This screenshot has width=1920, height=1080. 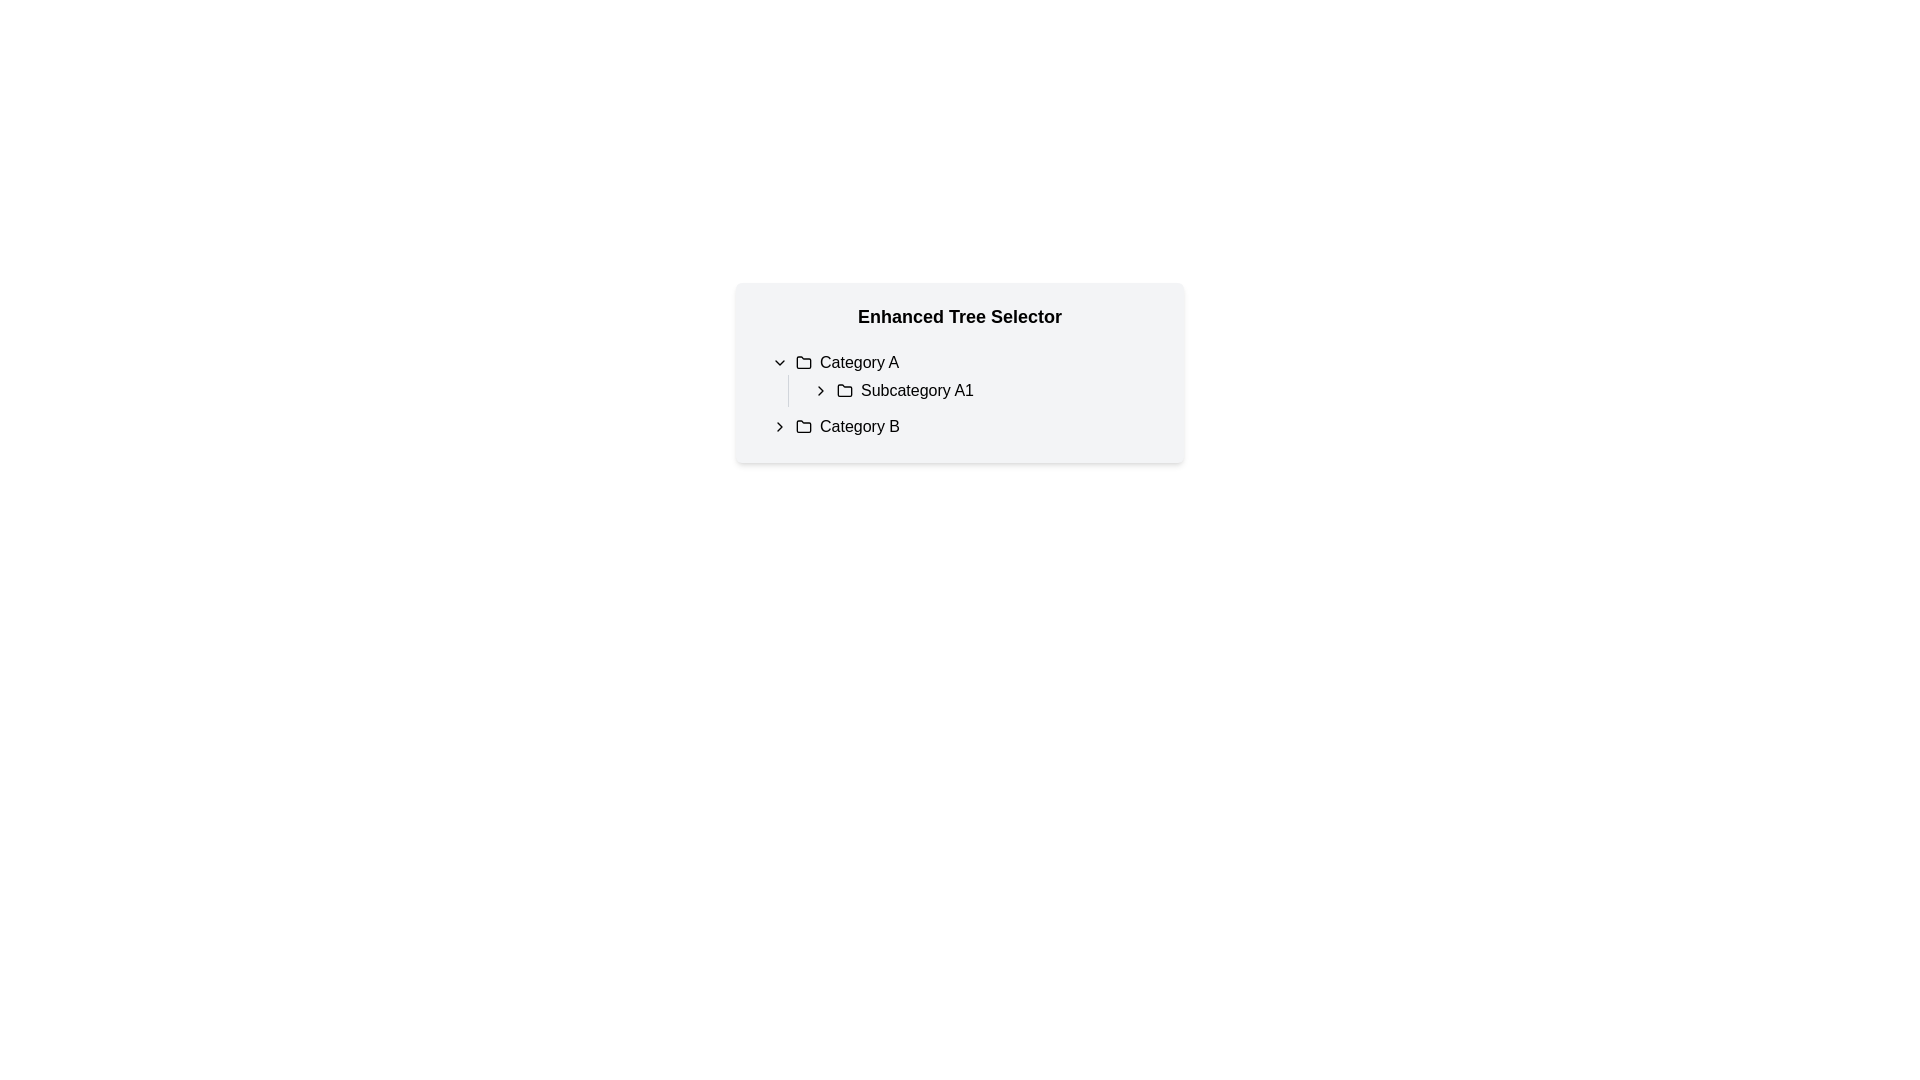 I want to click on the folder-shaped icon located between the chevron-down icon and the text 'Category A', so click(x=804, y=362).